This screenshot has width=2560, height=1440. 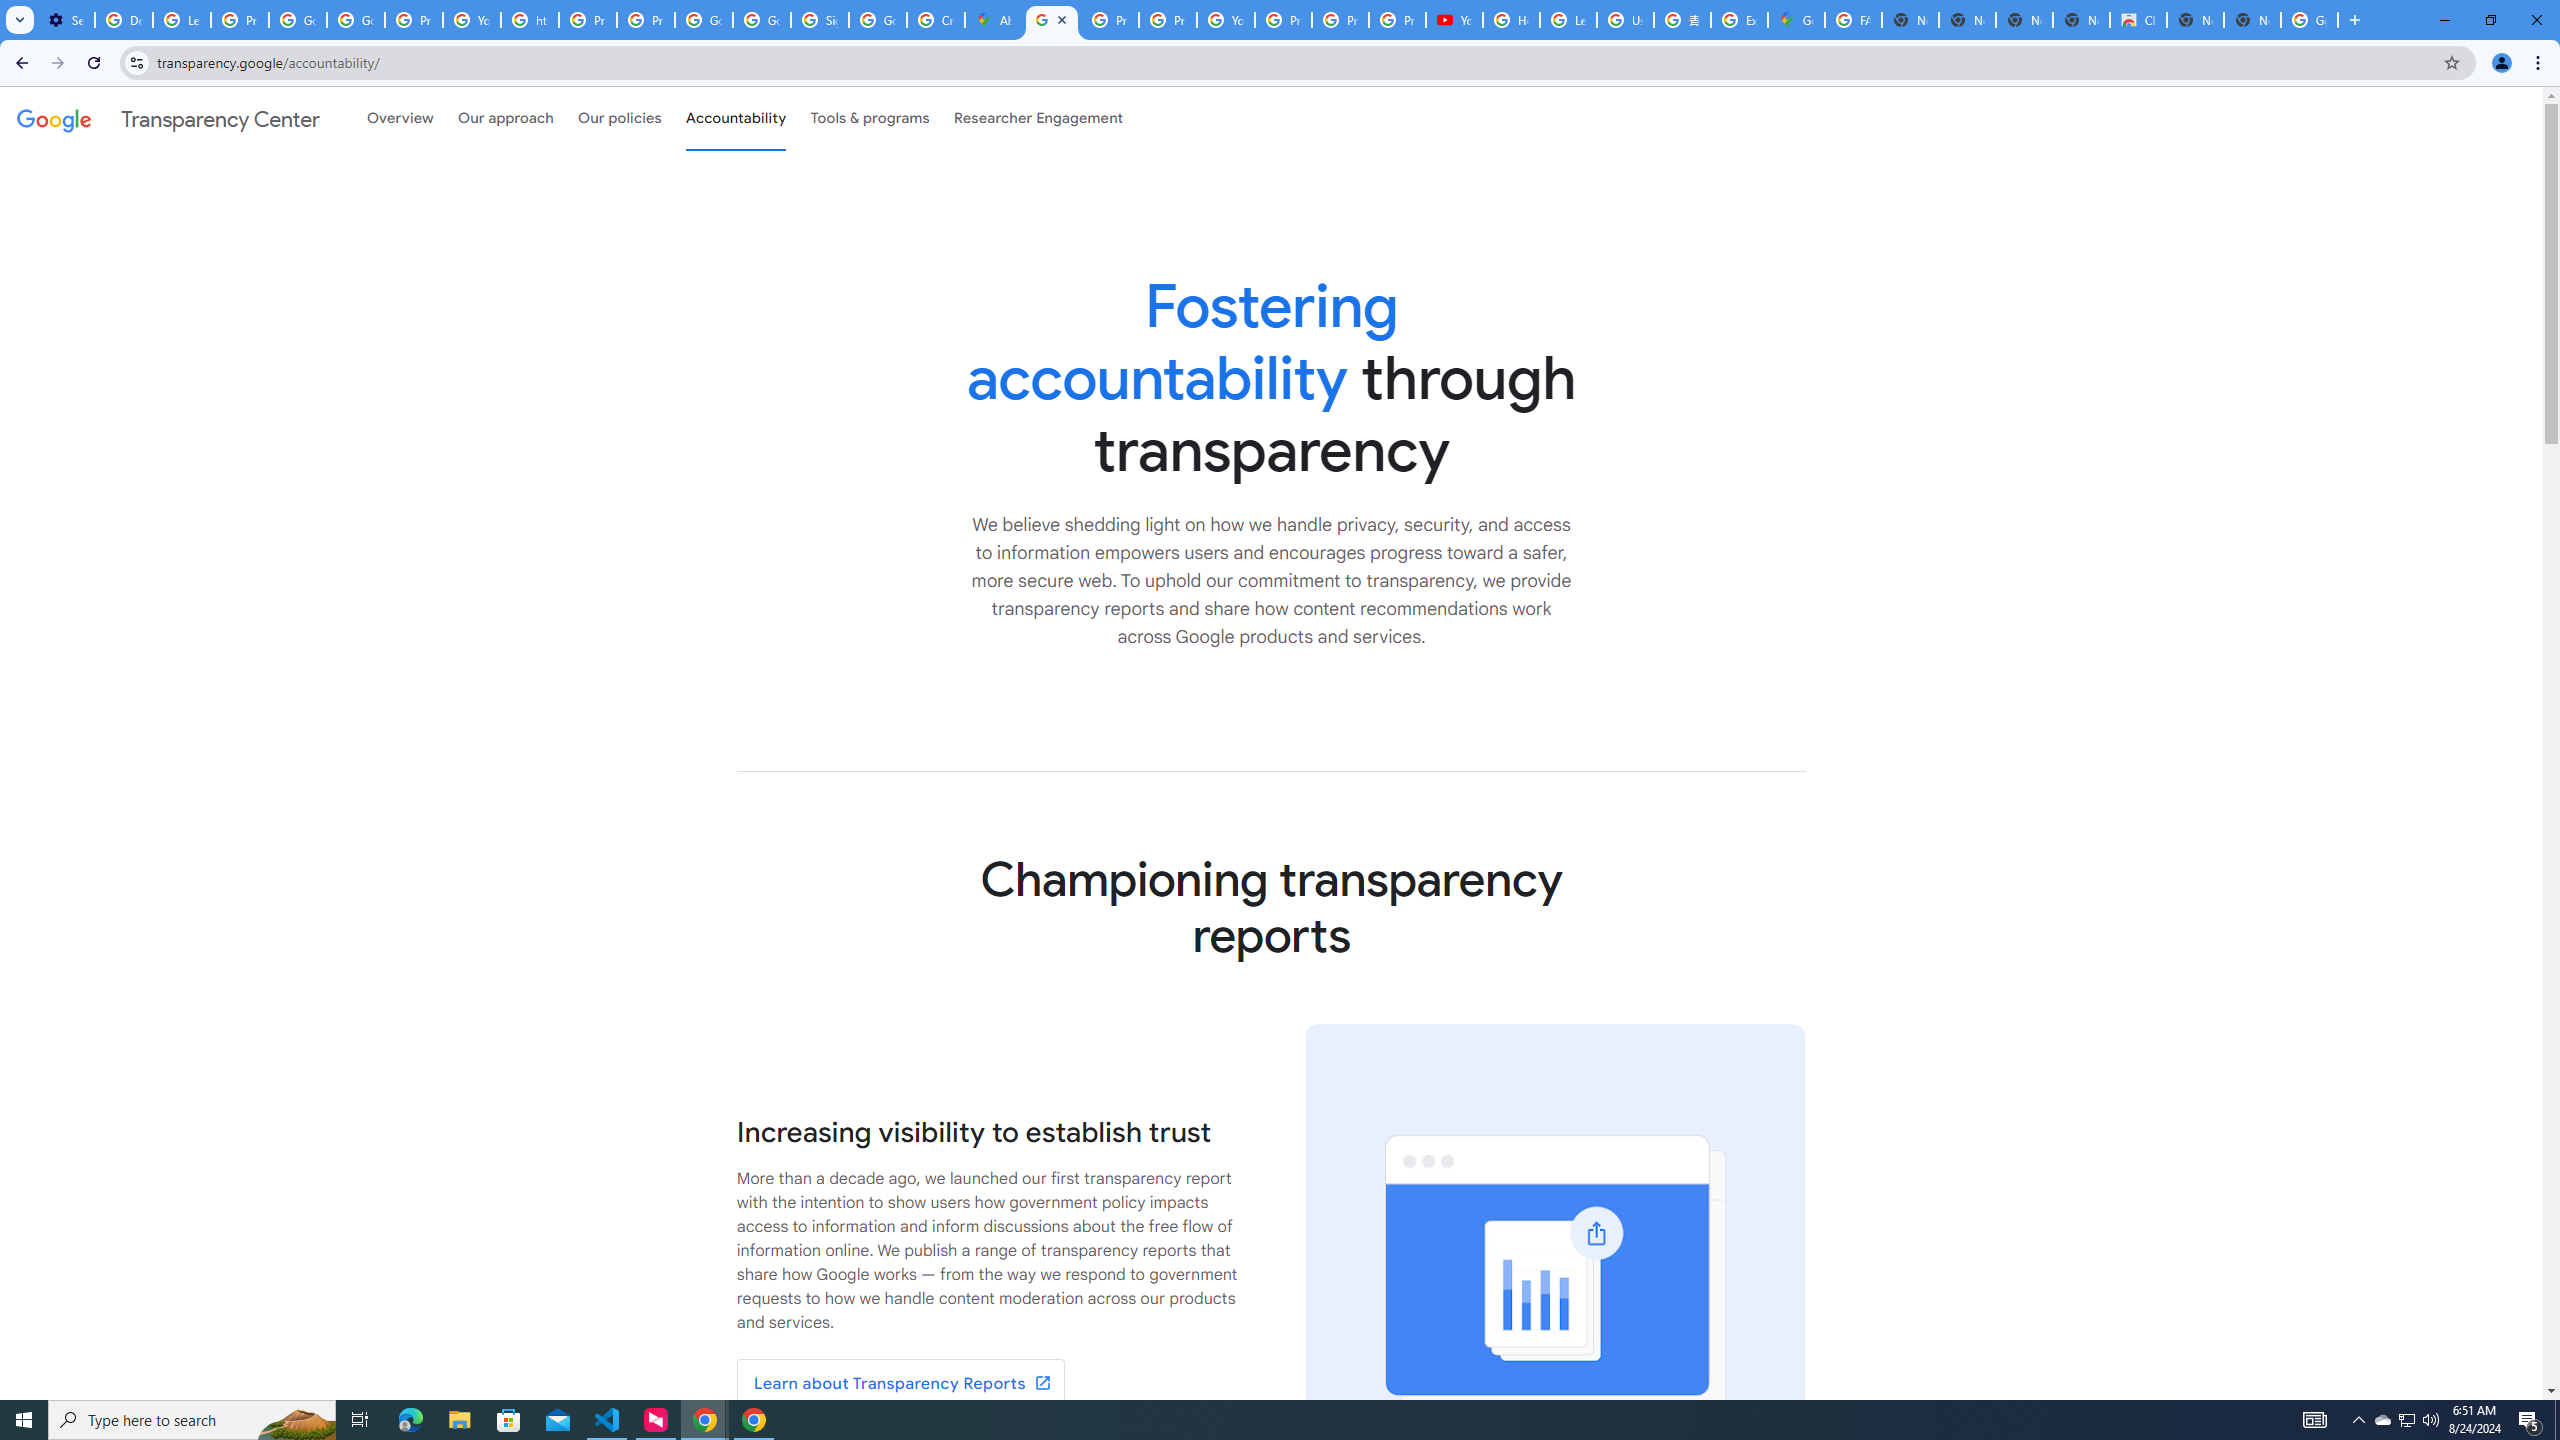 What do you see at coordinates (819, 19) in the screenshot?
I see `'Sign in - Google Accounts'` at bounding box center [819, 19].